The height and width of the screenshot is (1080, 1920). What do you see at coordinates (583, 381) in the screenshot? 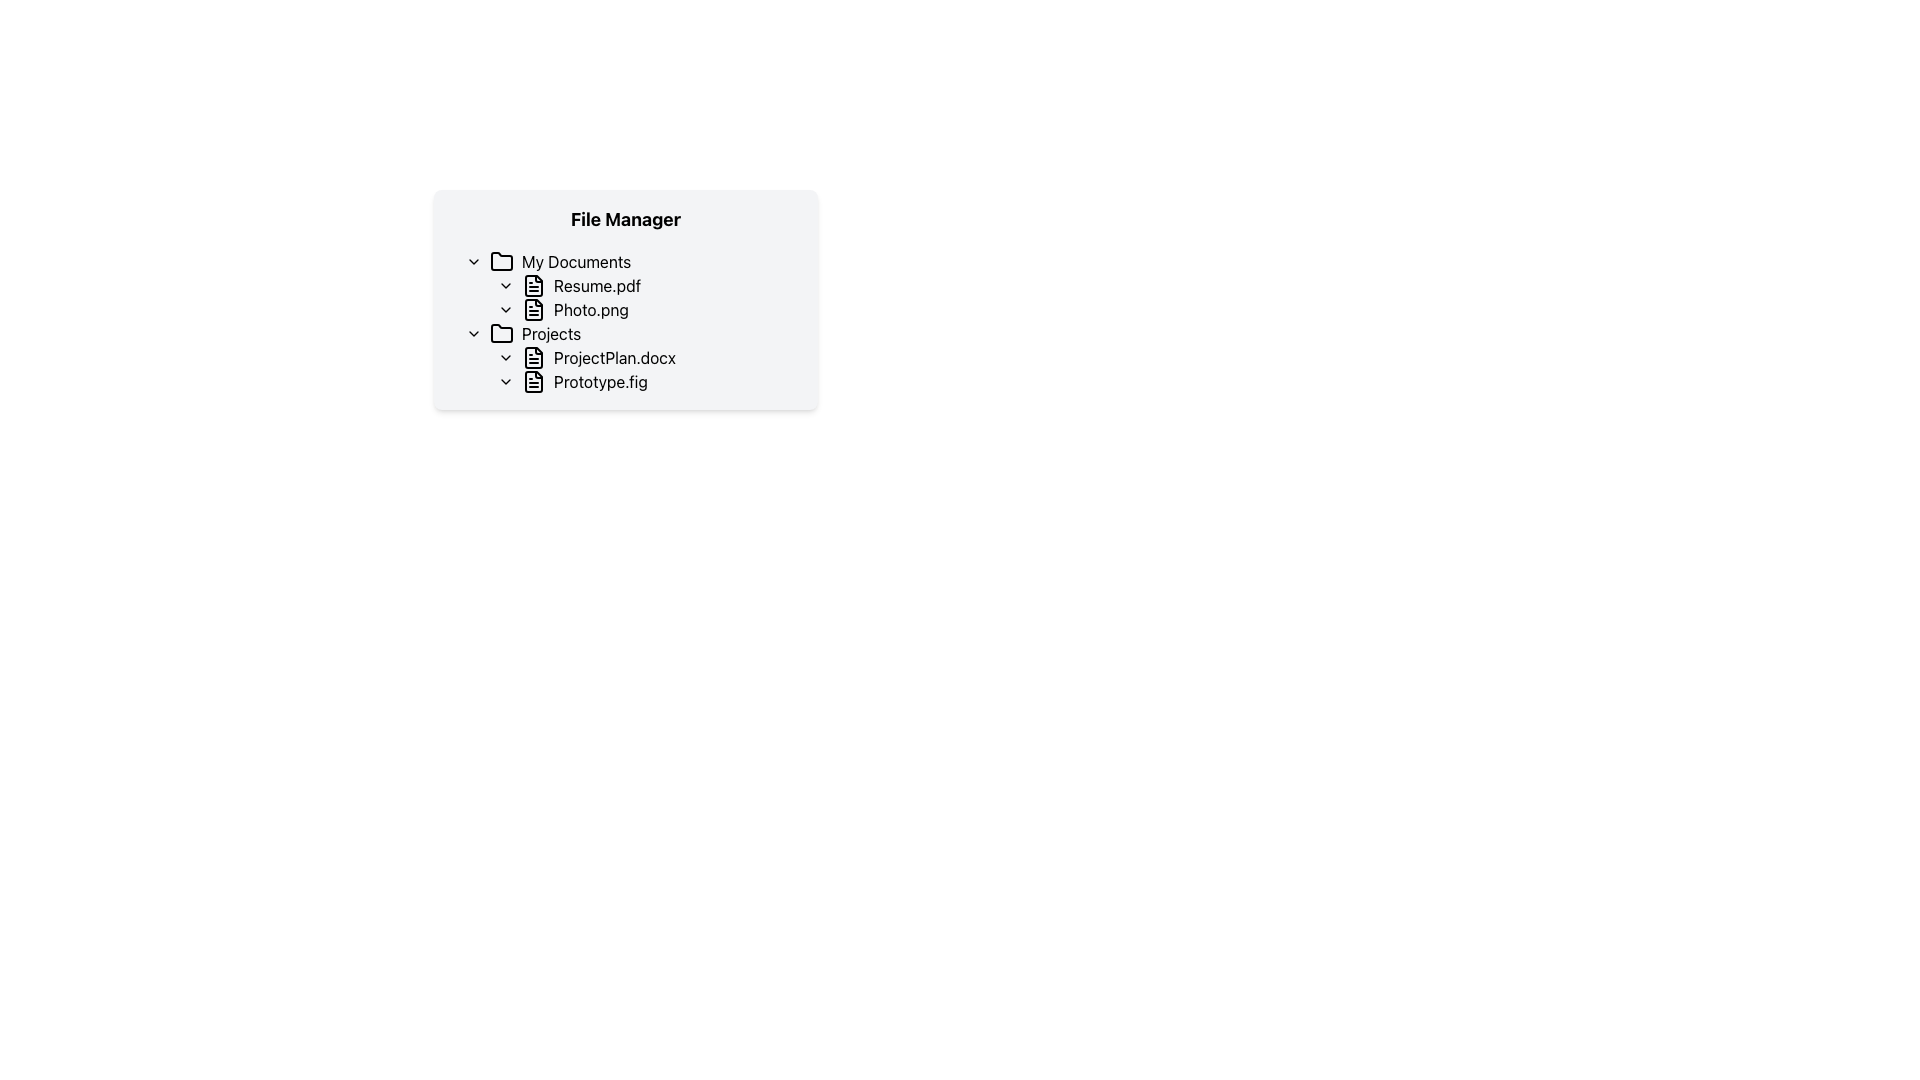
I see `the 'Prototype.fig' file entry` at bounding box center [583, 381].